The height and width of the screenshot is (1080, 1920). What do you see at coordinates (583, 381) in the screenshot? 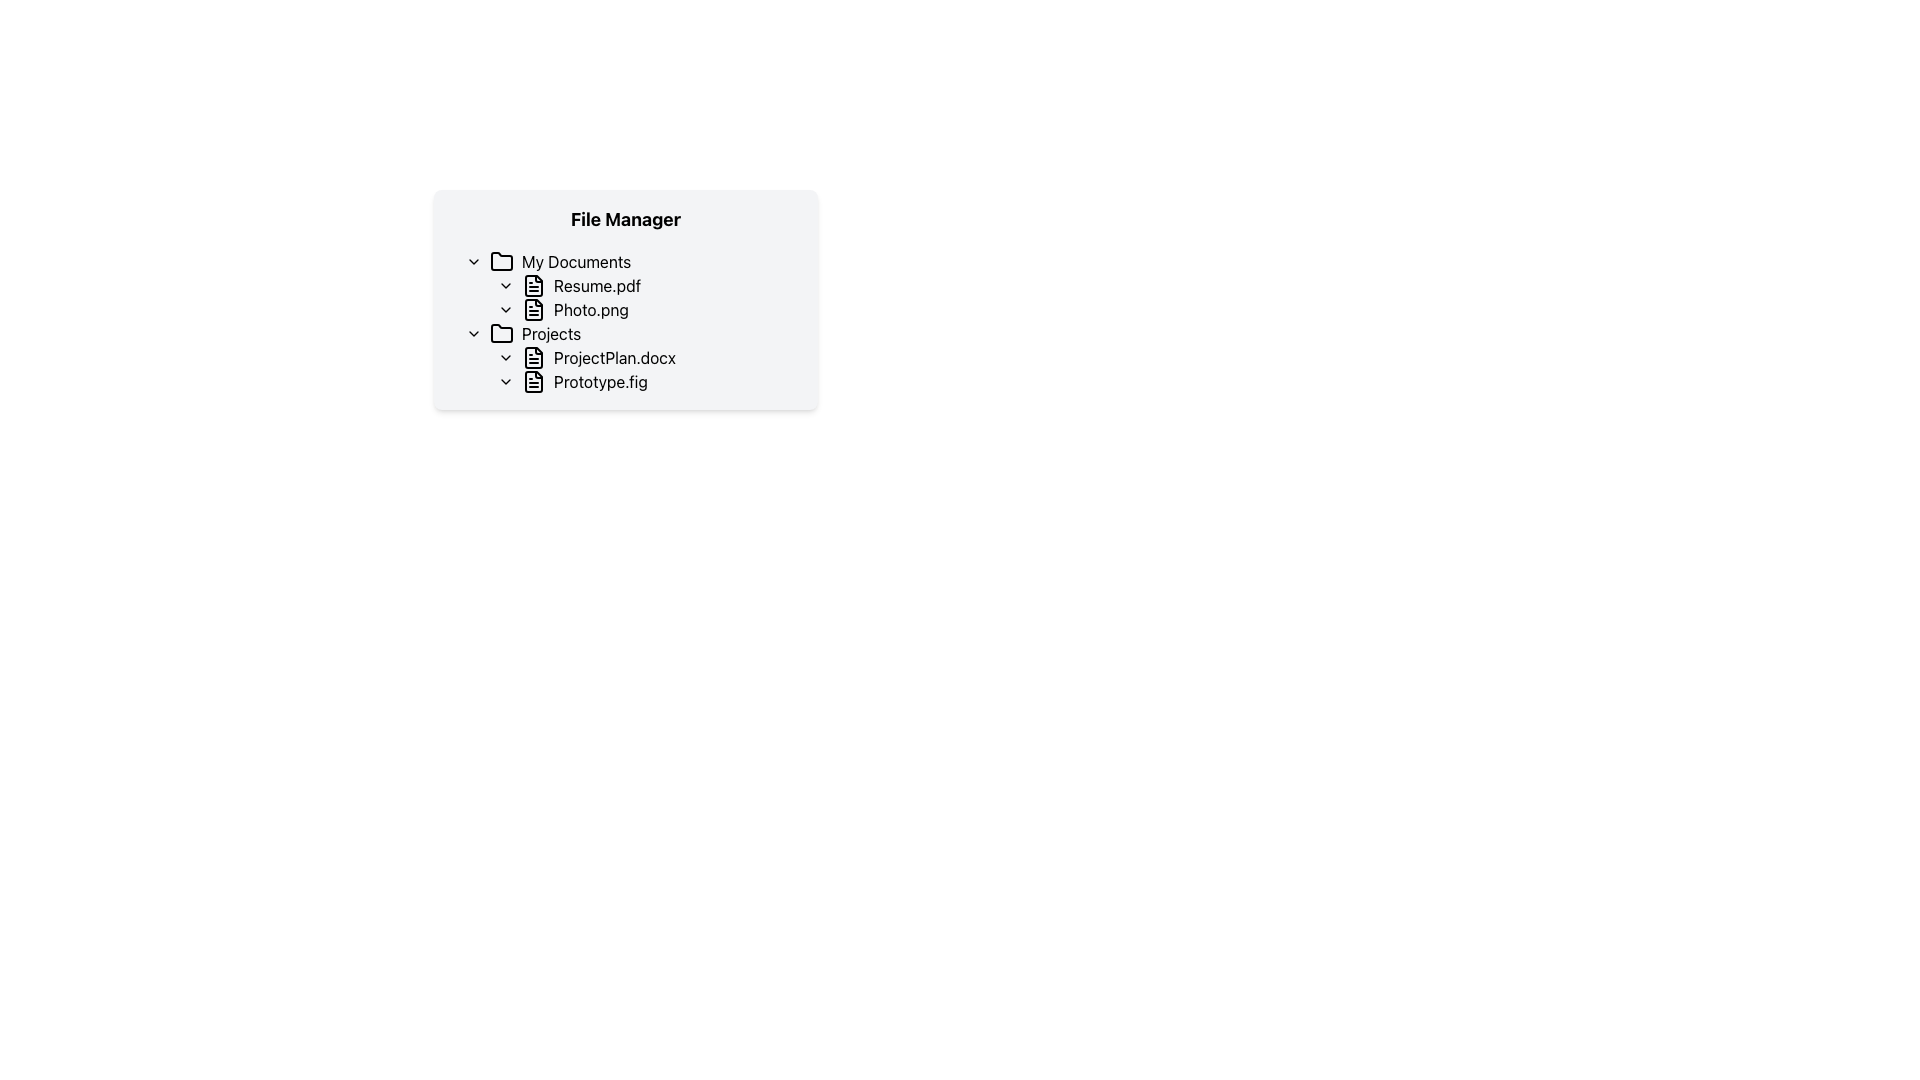
I see `the 'Prototype.fig' file entry` at bounding box center [583, 381].